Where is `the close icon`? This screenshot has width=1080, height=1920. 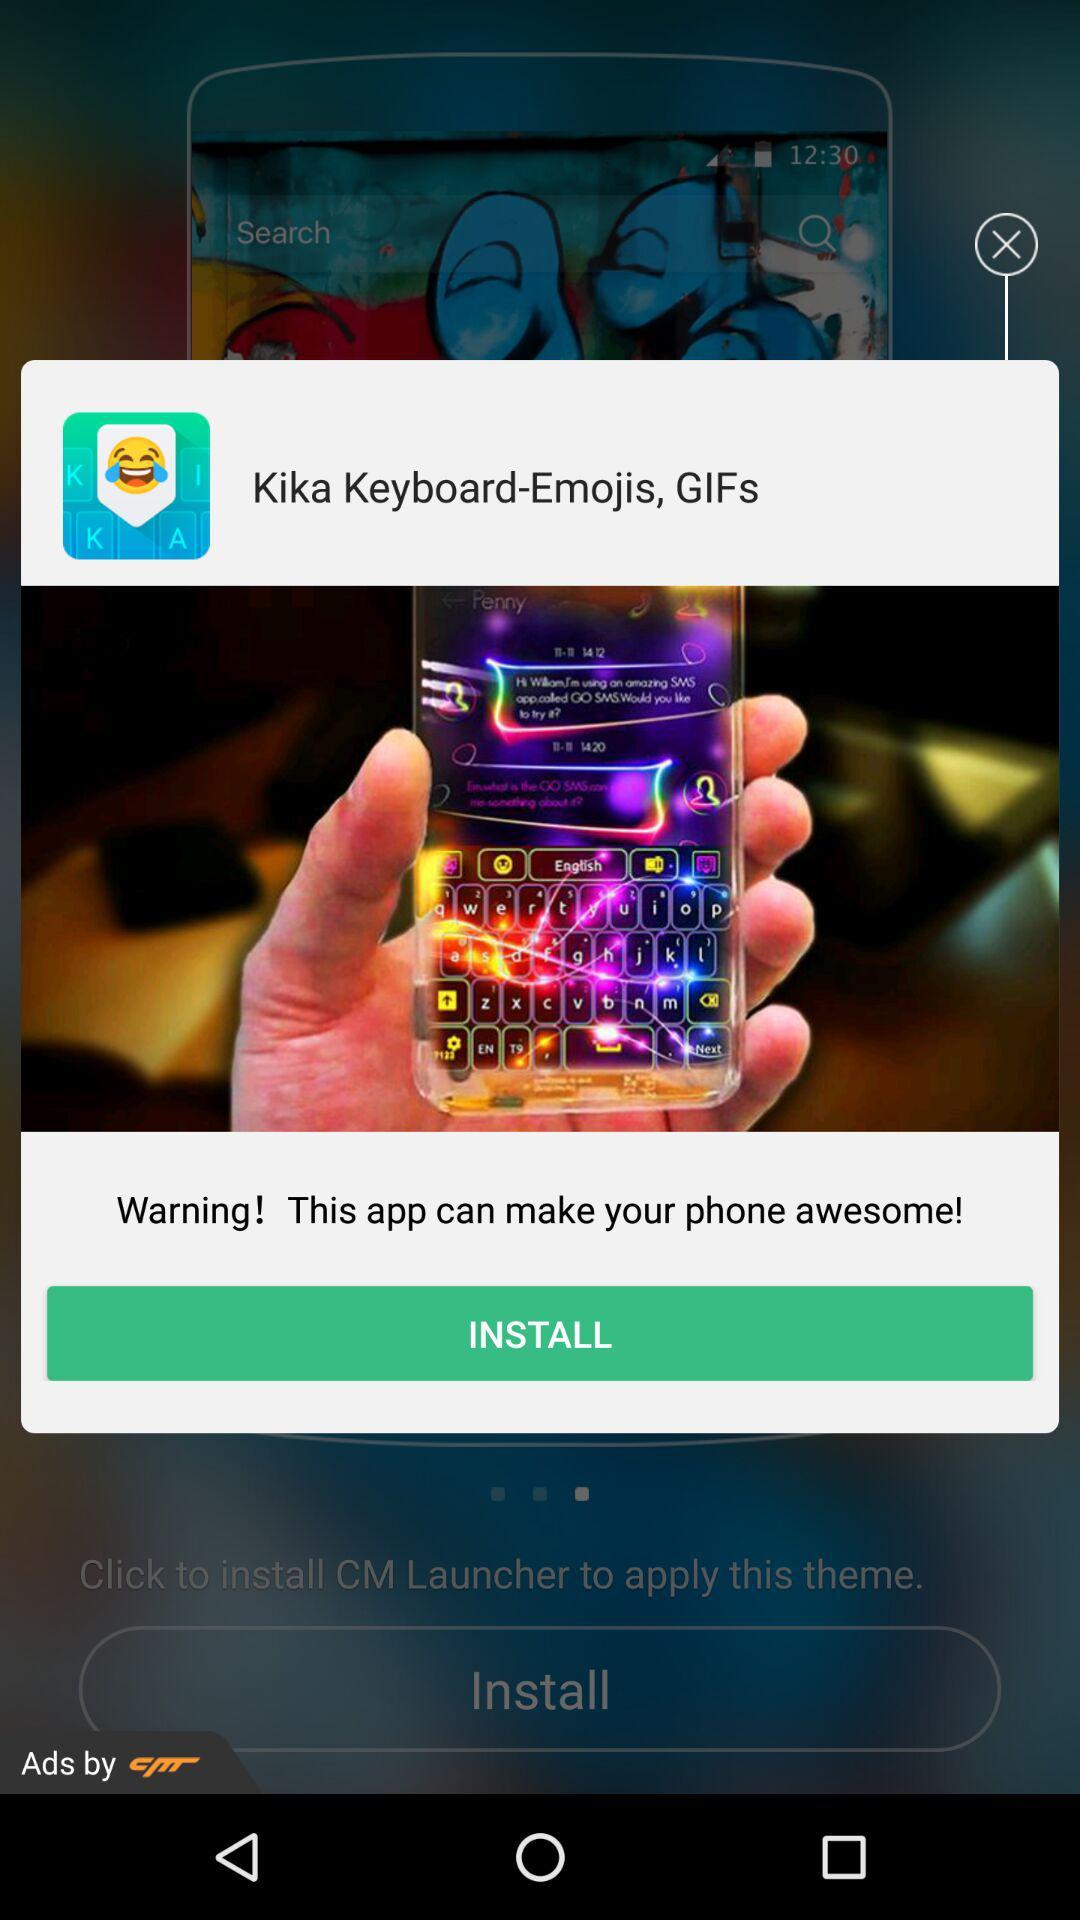 the close icon is located at coordinates (1006, 260).